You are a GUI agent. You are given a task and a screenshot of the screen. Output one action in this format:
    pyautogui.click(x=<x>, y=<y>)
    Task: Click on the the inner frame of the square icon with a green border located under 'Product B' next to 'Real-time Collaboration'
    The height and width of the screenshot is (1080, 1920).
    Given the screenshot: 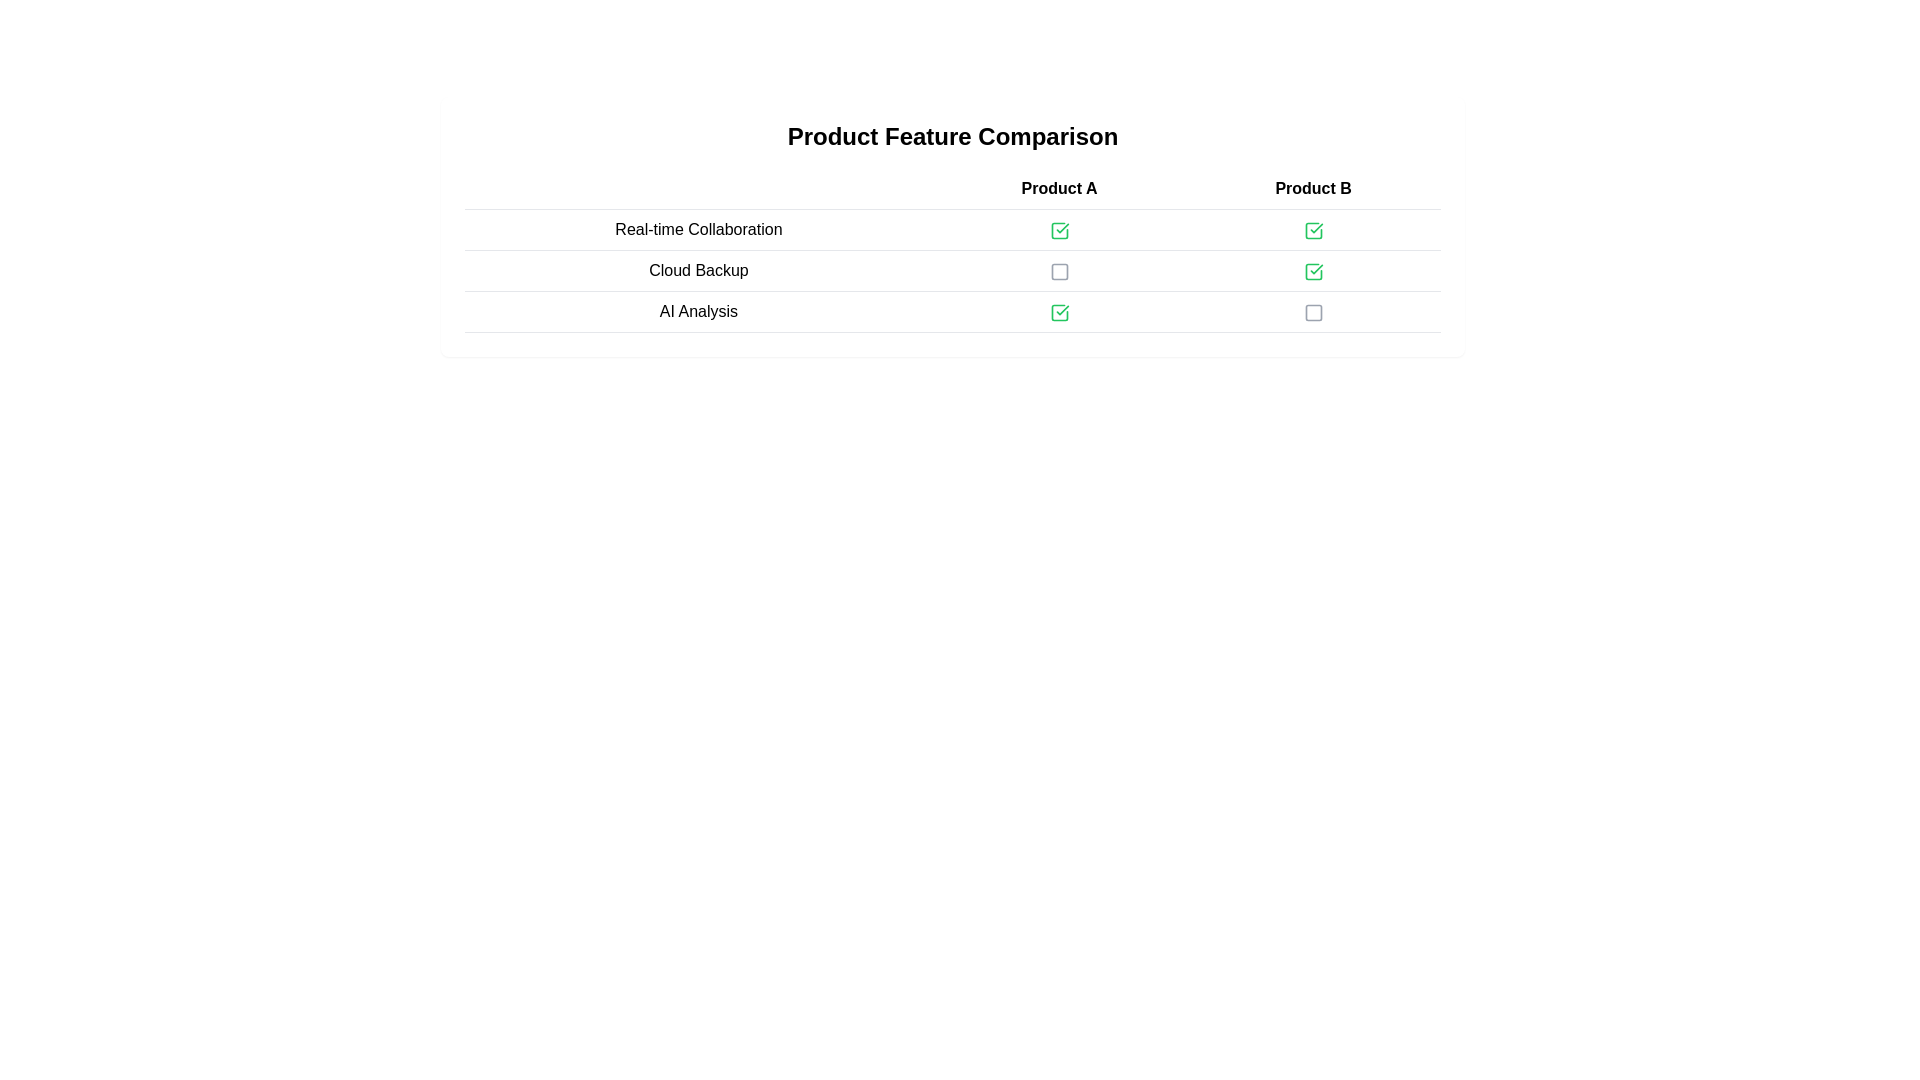 What is the action you would take?
    pyautogui.click(x=1058, y=229)
    